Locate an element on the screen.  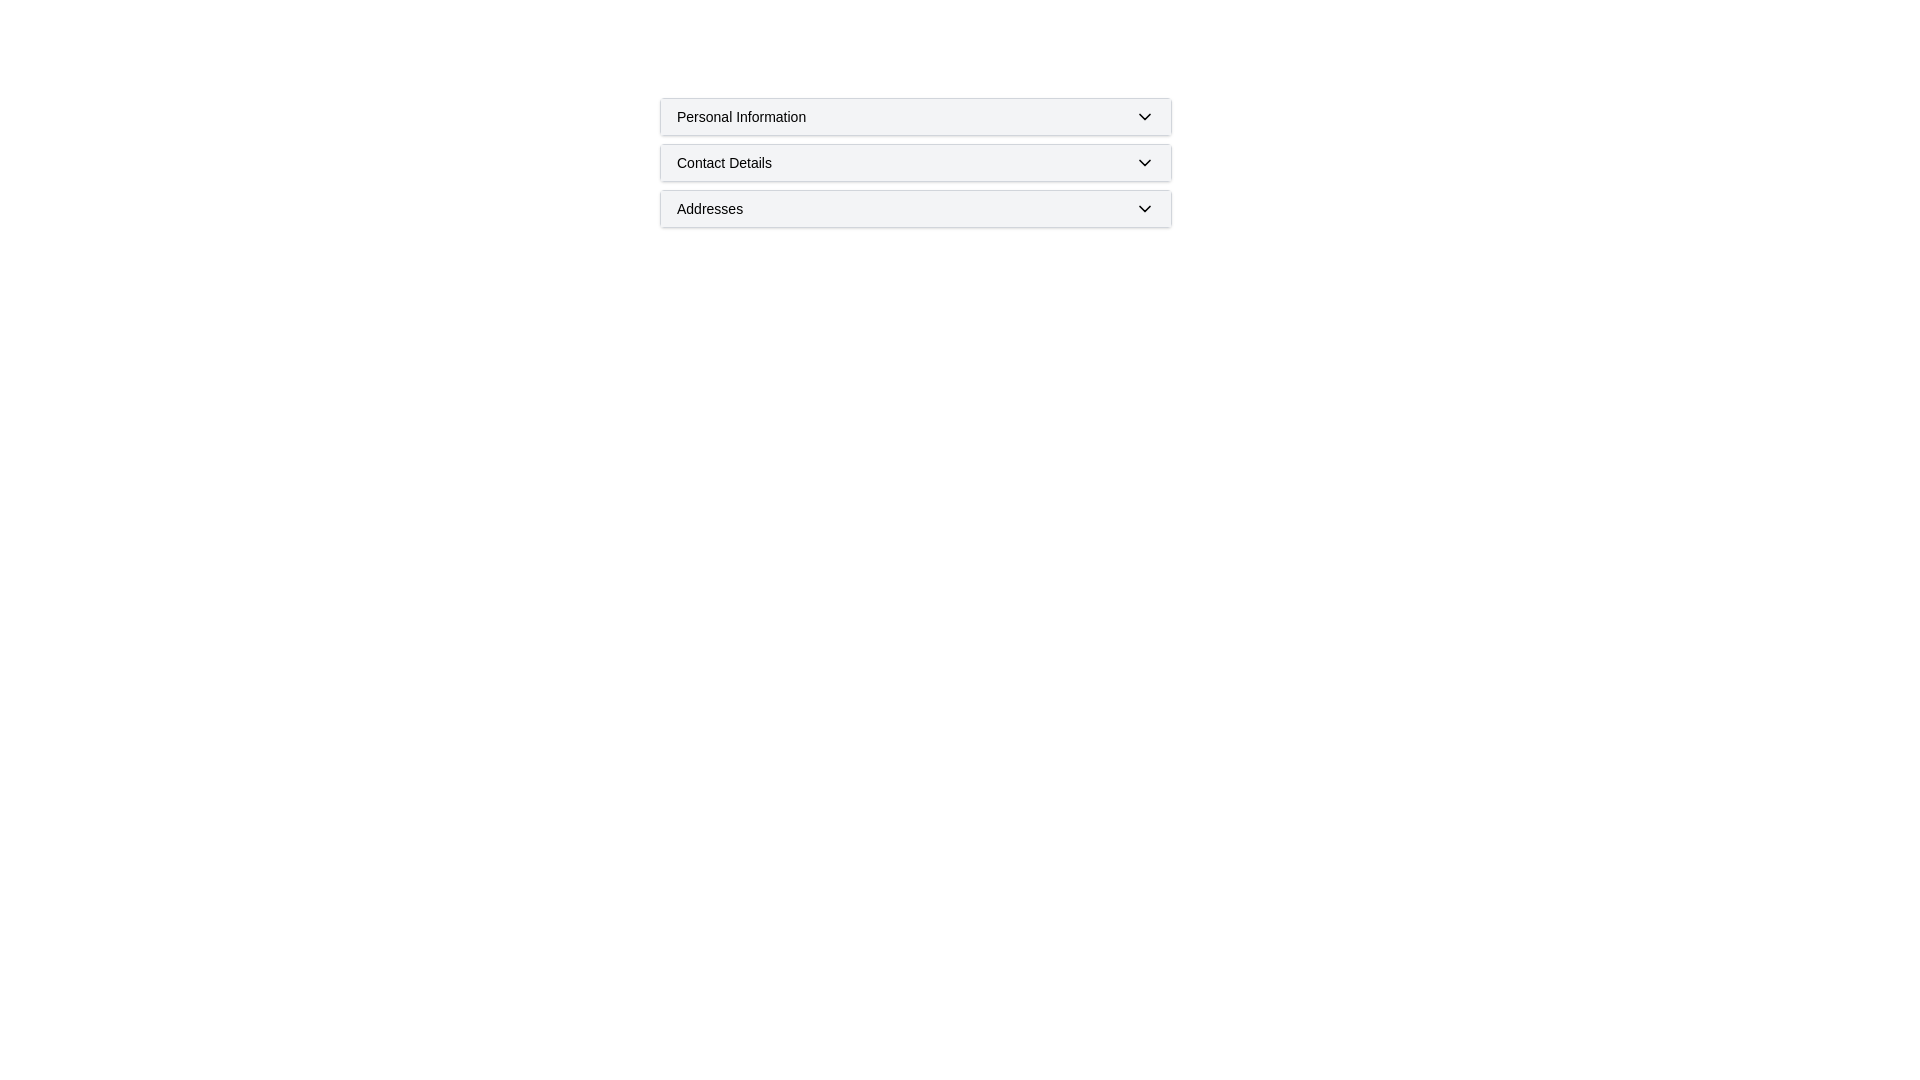
the chevron down button located at the rightmost end of the 'Contact Details' panel for interactive feedback is located at coordinates (1145, 161).